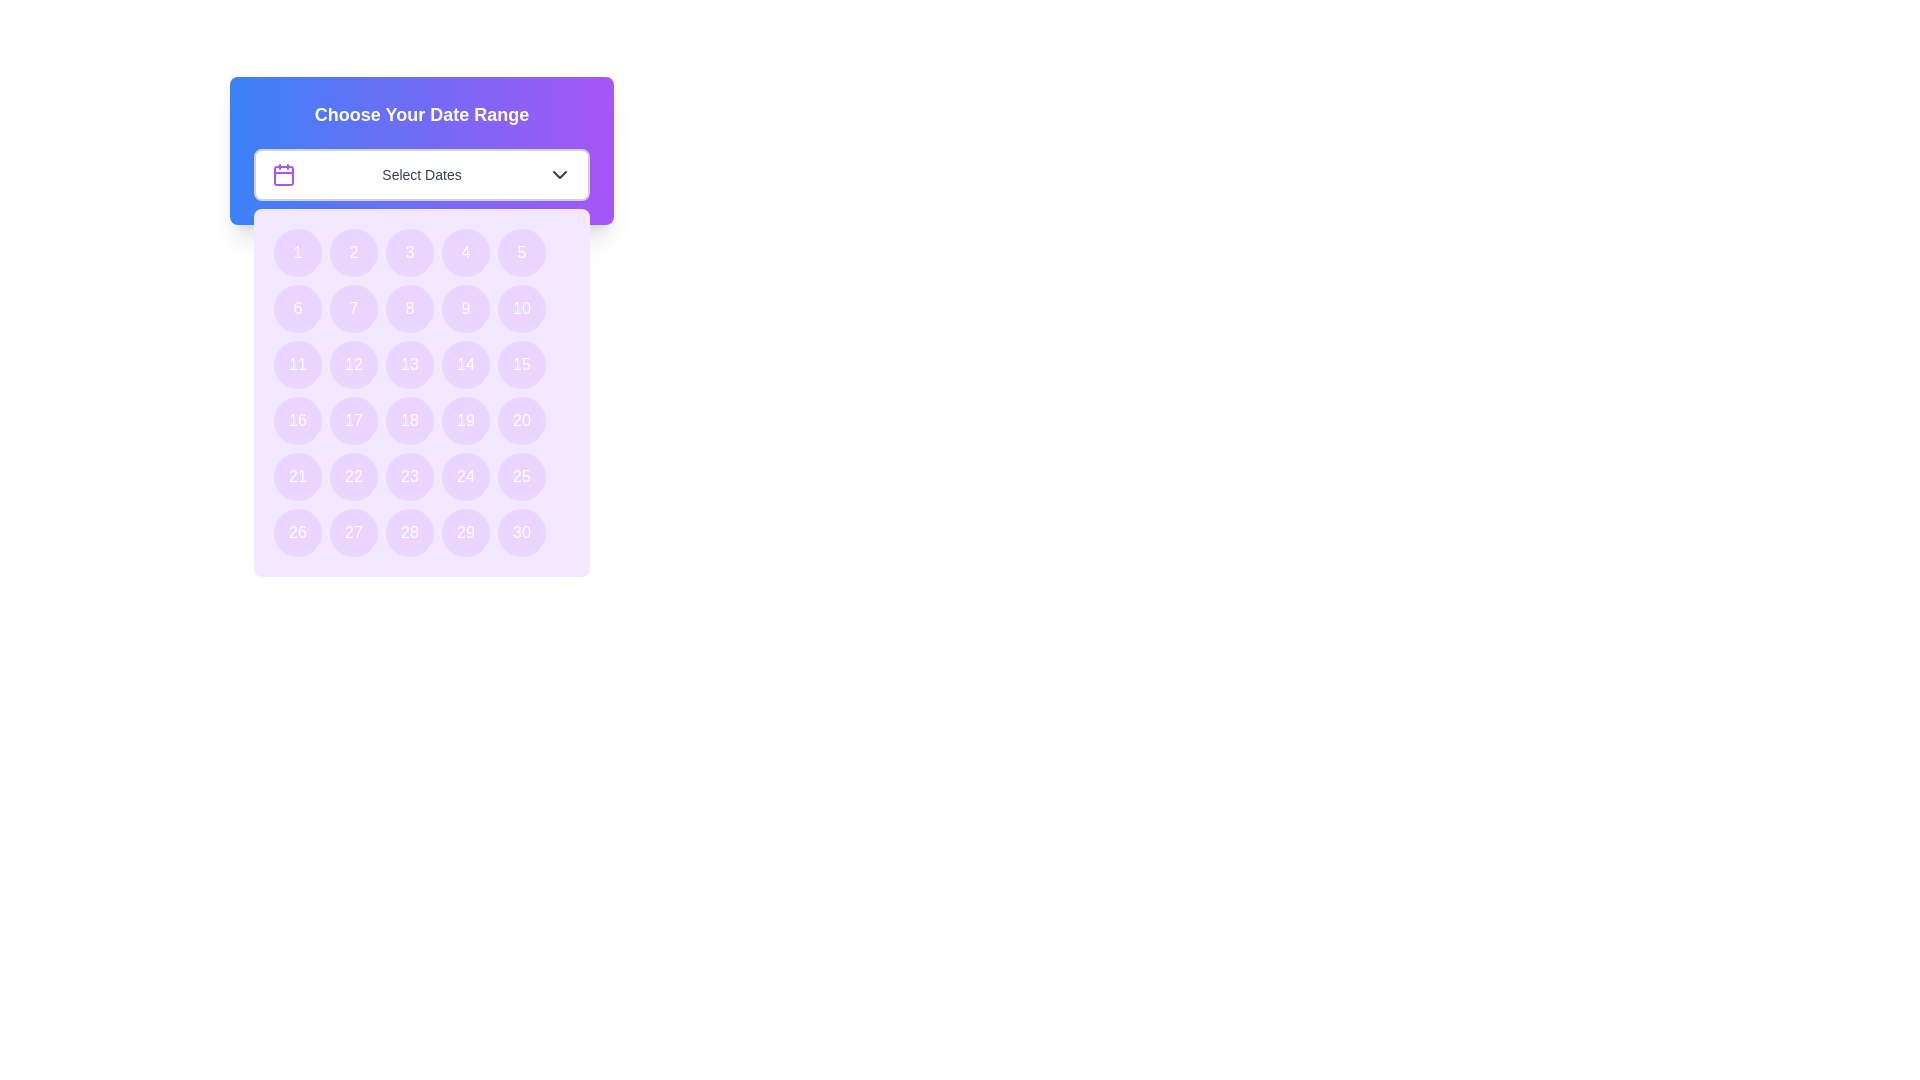  Describe the element at coordinates (354, 365) in the screenshot. I see `the button that allows the user to select the date '12'` at that location.